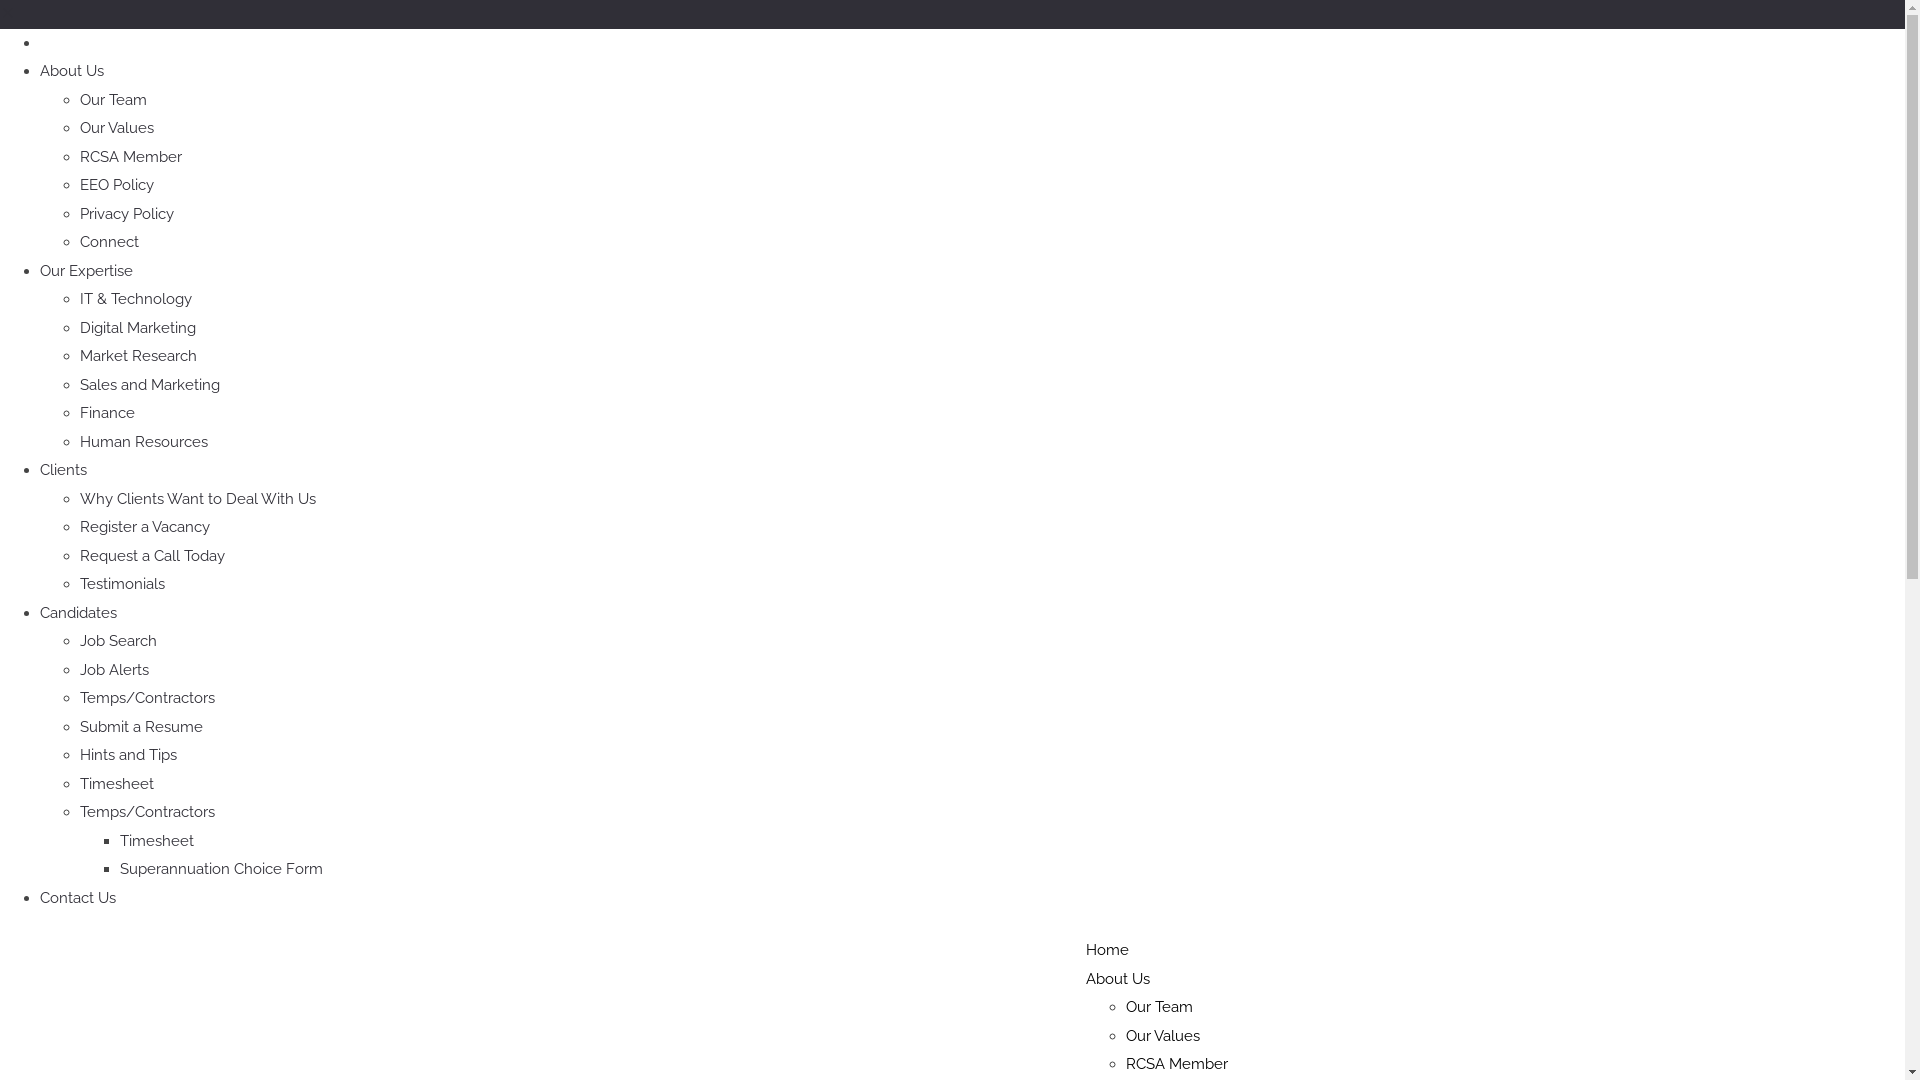 The height and width of the screenshot is (1080, 1920). What do you see at coordinates (113, 668) in the screenshot?
I see `'Job Alerts'` at bounding box center [113, 668].